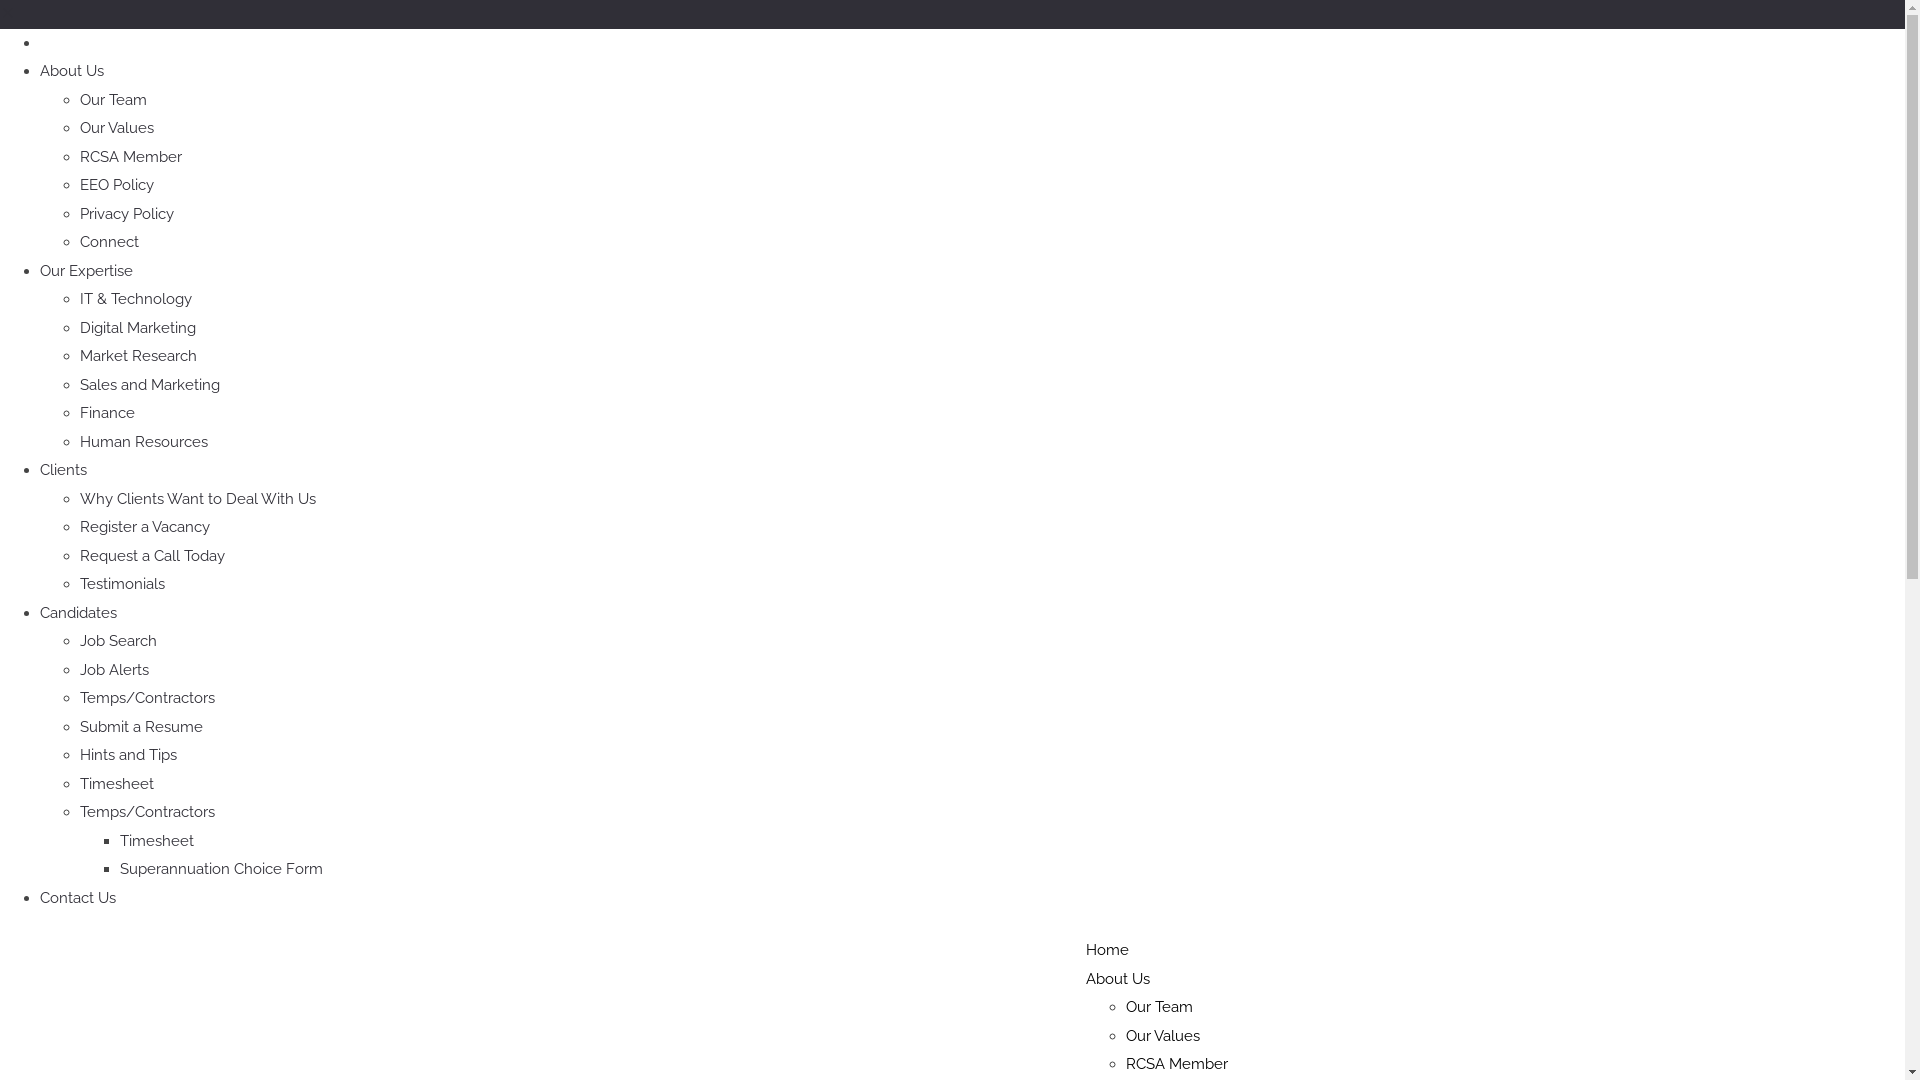 The height and width of the screenshot is (1080, 1920). What do you see at coordinates (113, 668) in the screenshot?
I see `'Job Alerts'` at bounding box center [113, 668].